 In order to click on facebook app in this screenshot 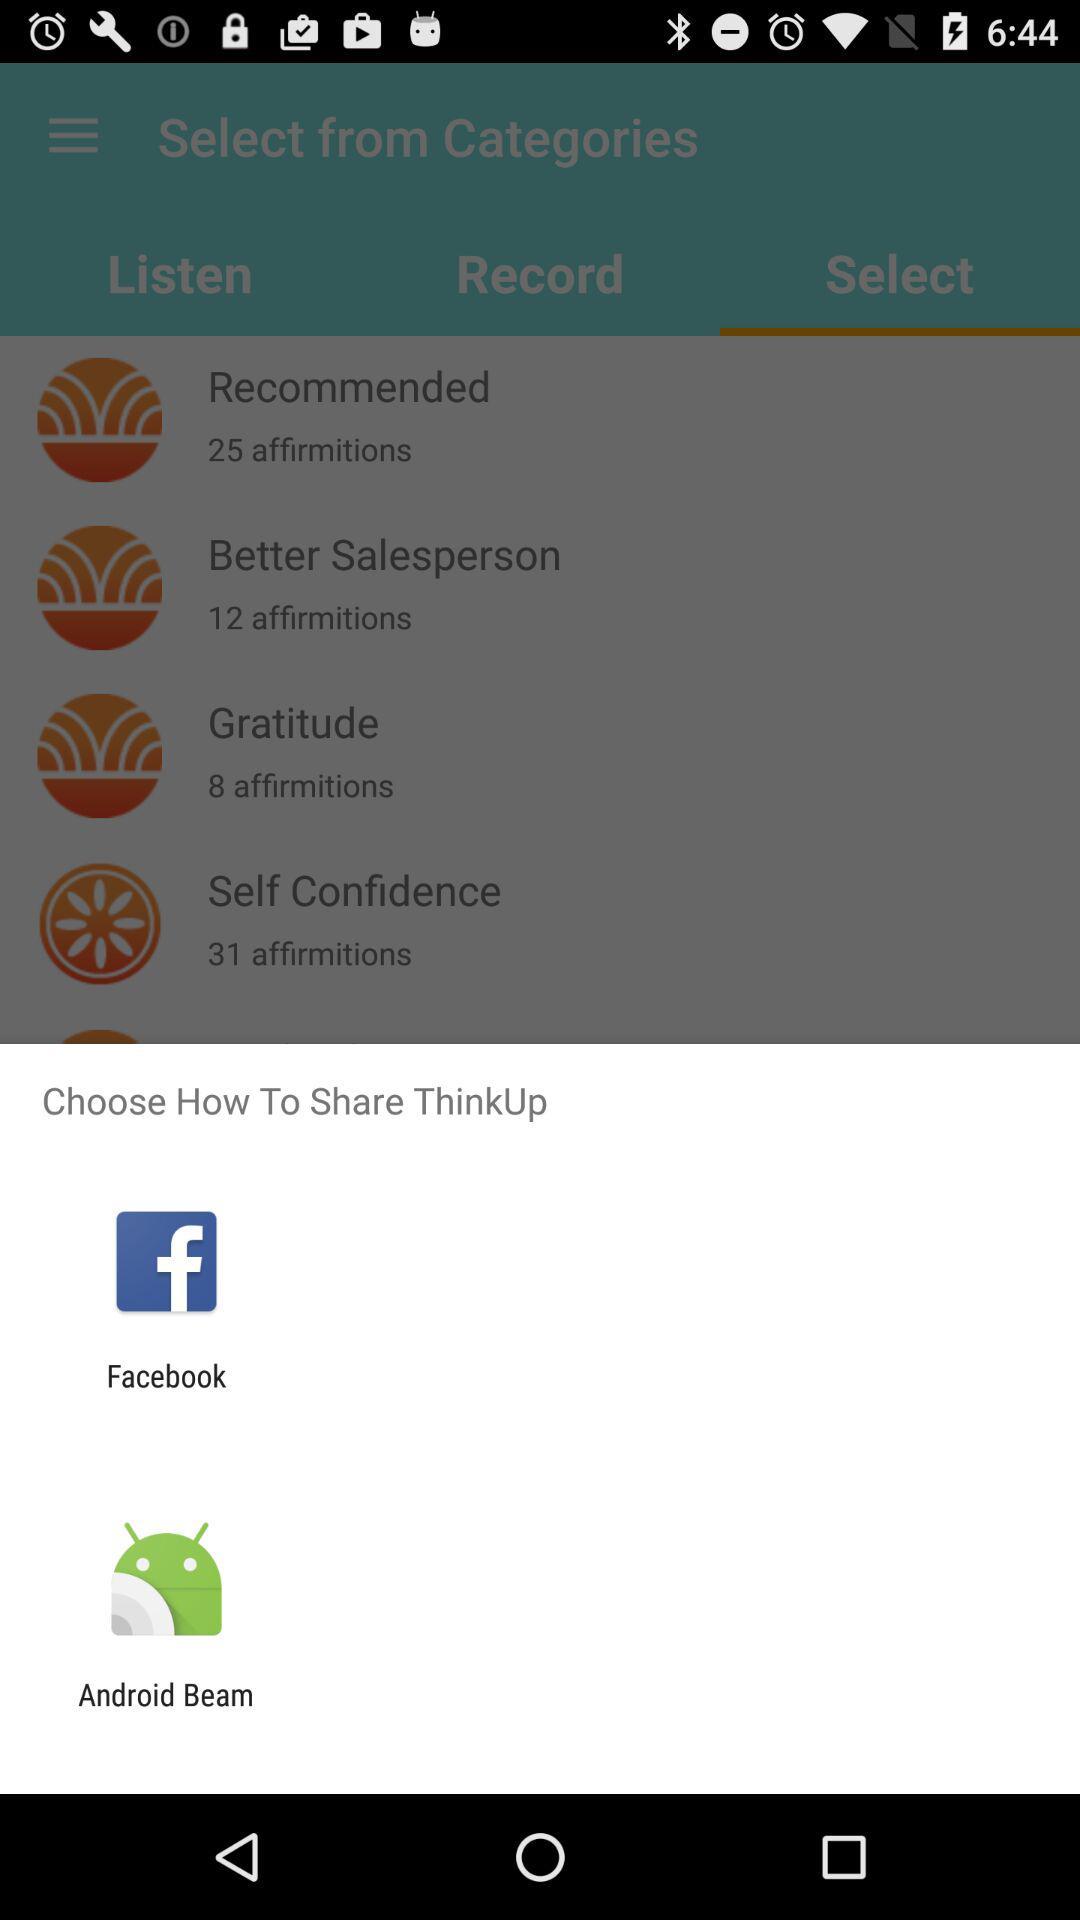, I will do `click(165, 1392)`.